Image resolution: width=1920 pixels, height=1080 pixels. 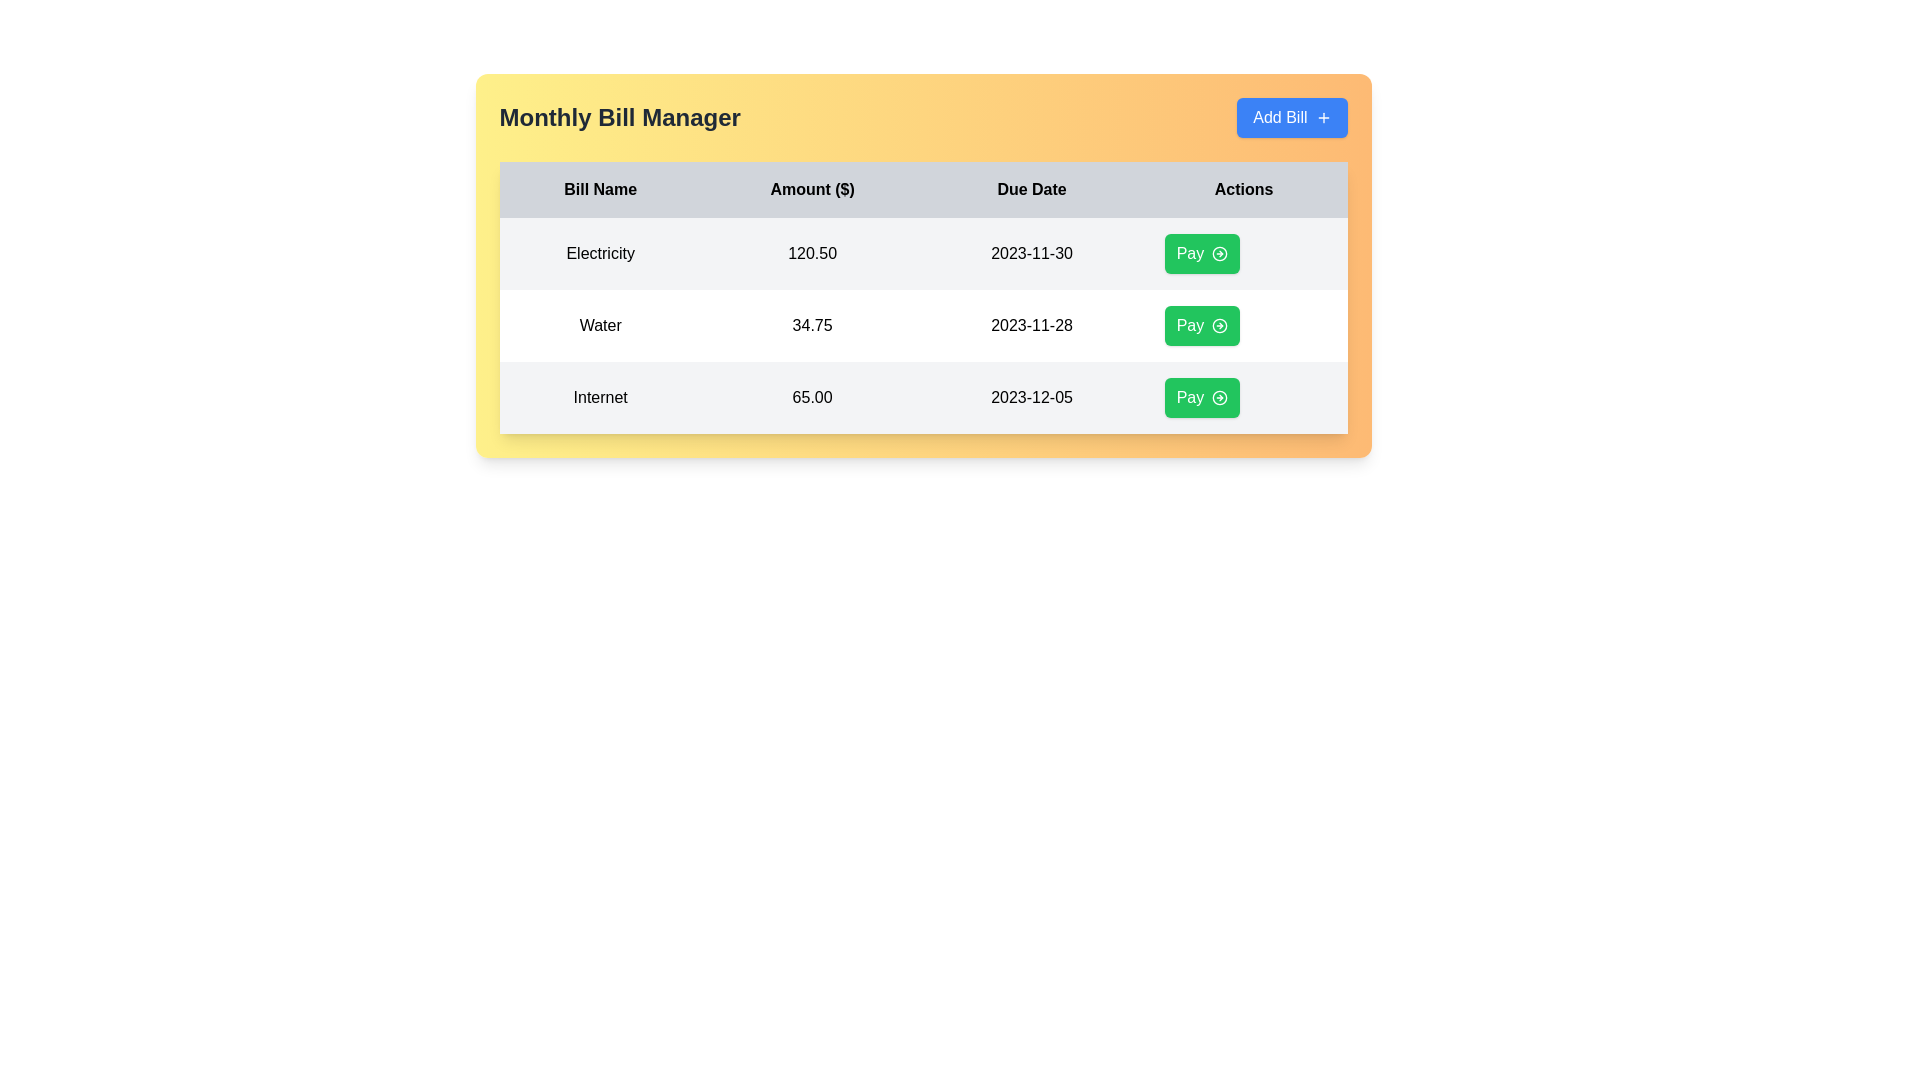 I want to click on the text component displaying the date '2023-12-05' in the 'Due Date' column of the 'Internet' bill row in the 'Monthly Bill Manager' section, so click(x=1032, y=397).